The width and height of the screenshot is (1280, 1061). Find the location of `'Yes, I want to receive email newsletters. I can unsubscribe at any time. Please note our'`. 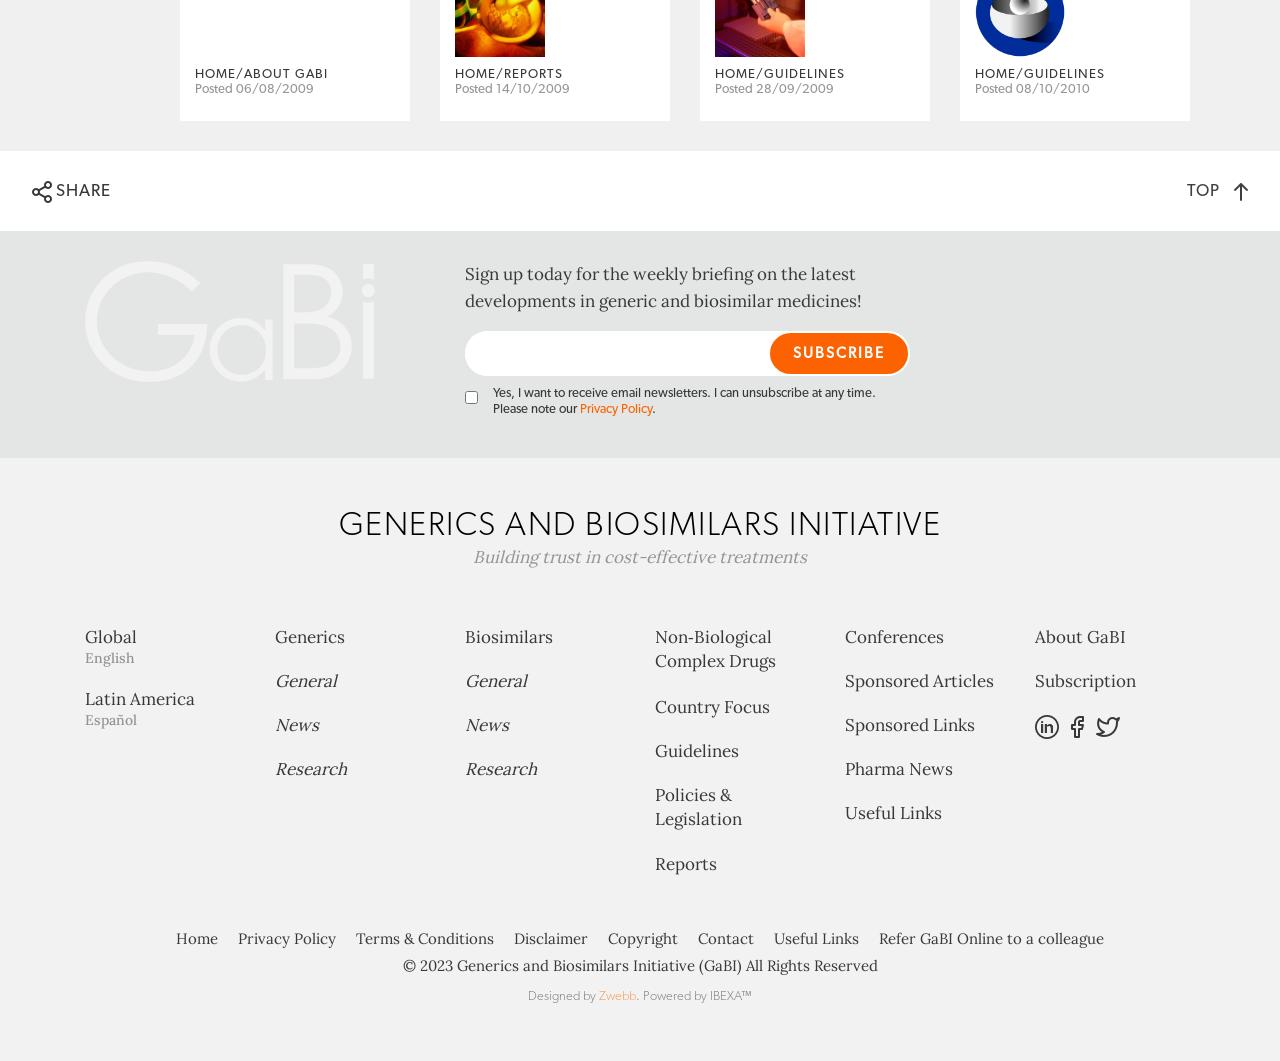

'Yes, I want to receive email newsletters. I can unsubscribe at any time. Please note our' is located at coordinates (684, 479).